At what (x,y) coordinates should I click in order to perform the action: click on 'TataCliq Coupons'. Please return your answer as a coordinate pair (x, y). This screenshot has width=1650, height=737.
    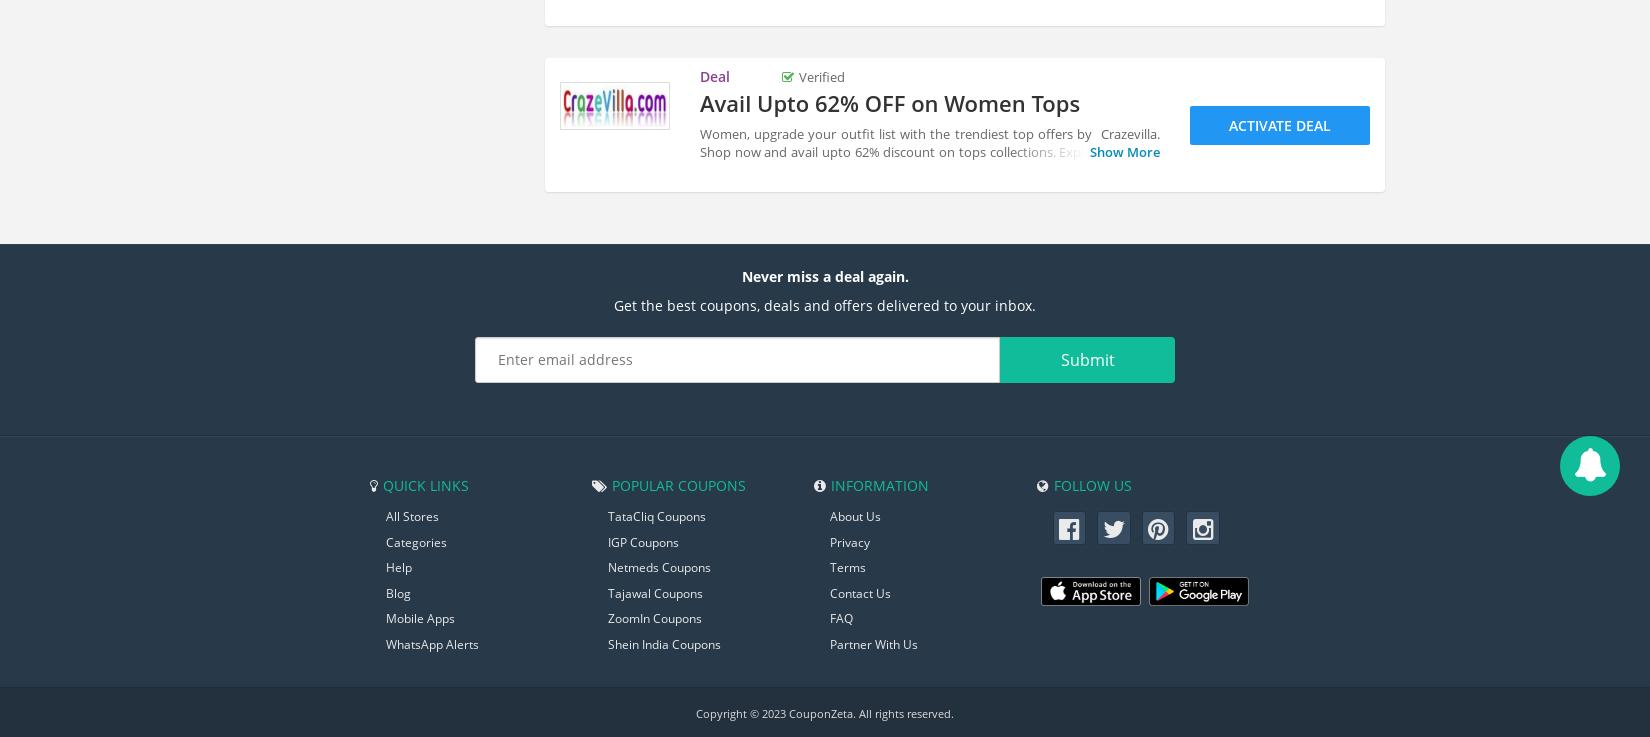
    Looking at the image, I should click on (656, 514).